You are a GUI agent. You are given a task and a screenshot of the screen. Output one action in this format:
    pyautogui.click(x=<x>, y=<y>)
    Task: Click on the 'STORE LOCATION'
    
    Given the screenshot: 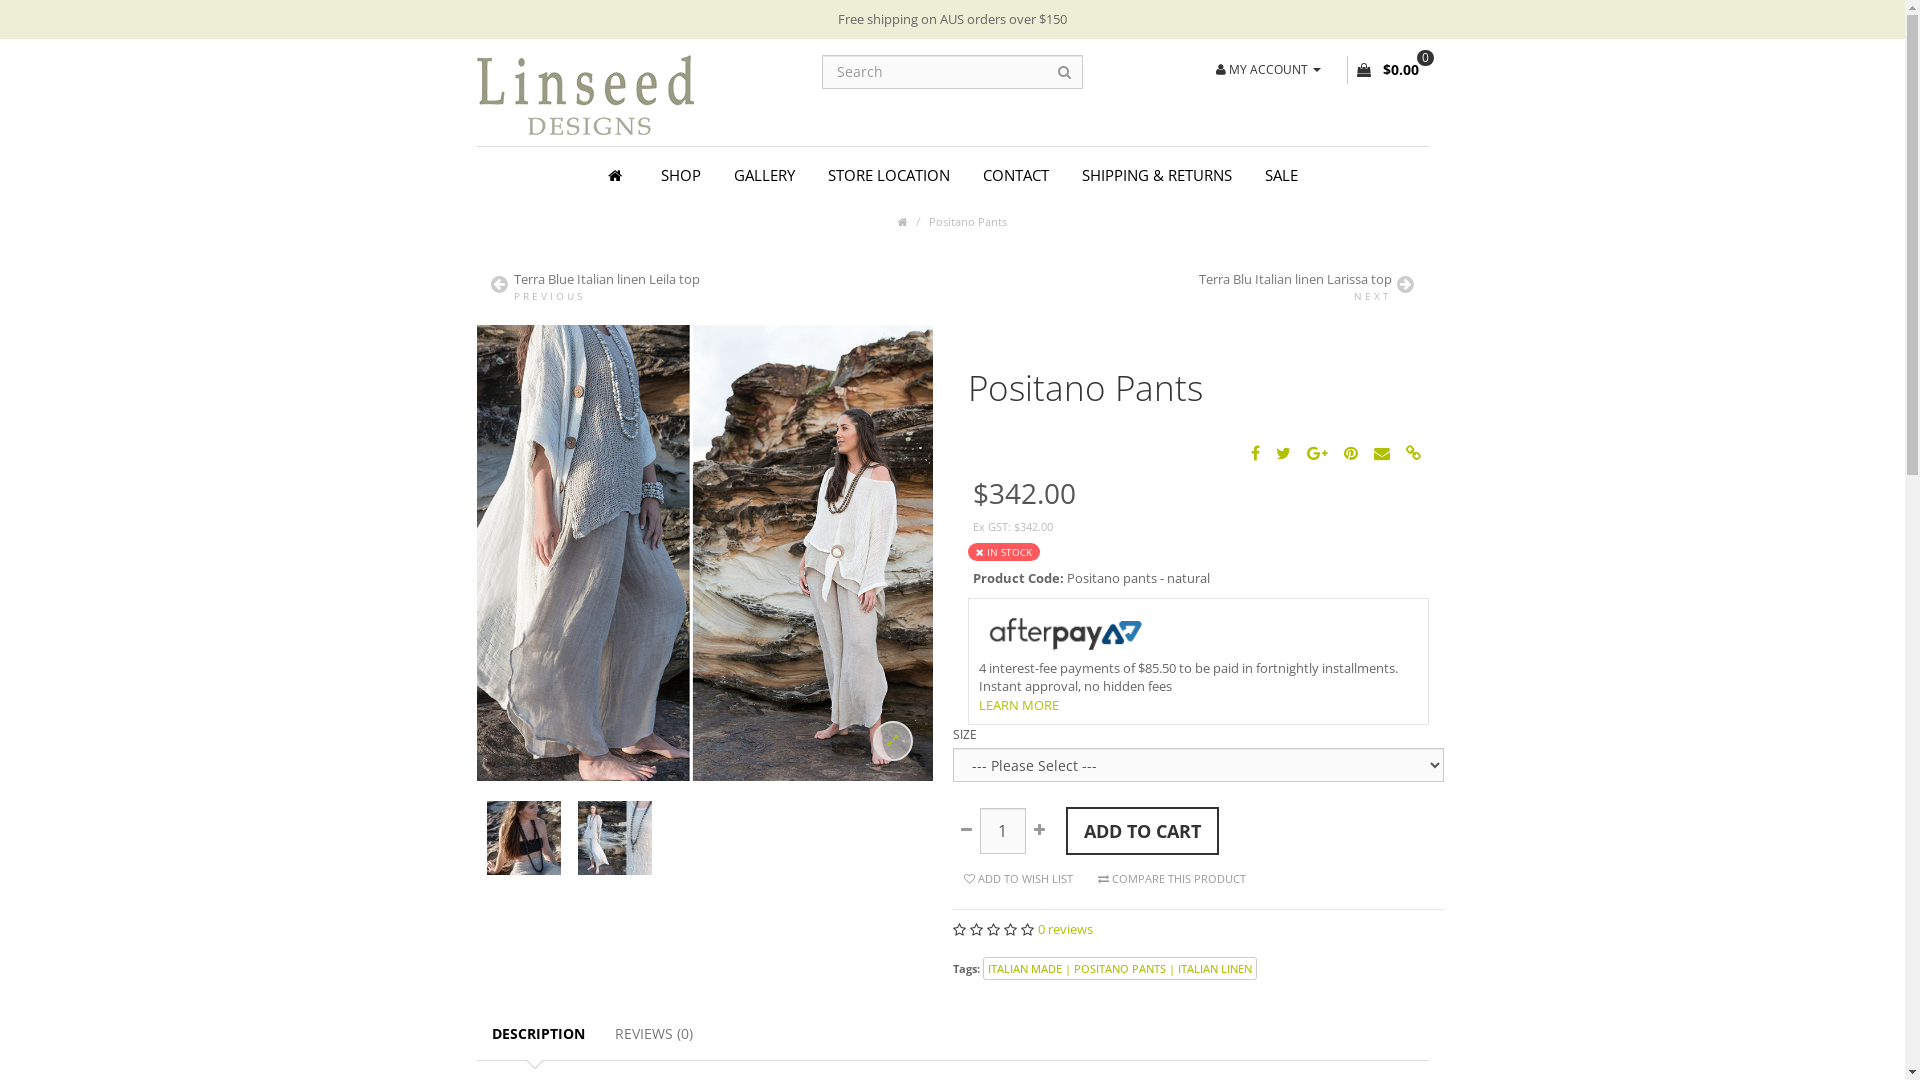 What is the action you would take?
    pyautogui.click(x=887, y=173)
    